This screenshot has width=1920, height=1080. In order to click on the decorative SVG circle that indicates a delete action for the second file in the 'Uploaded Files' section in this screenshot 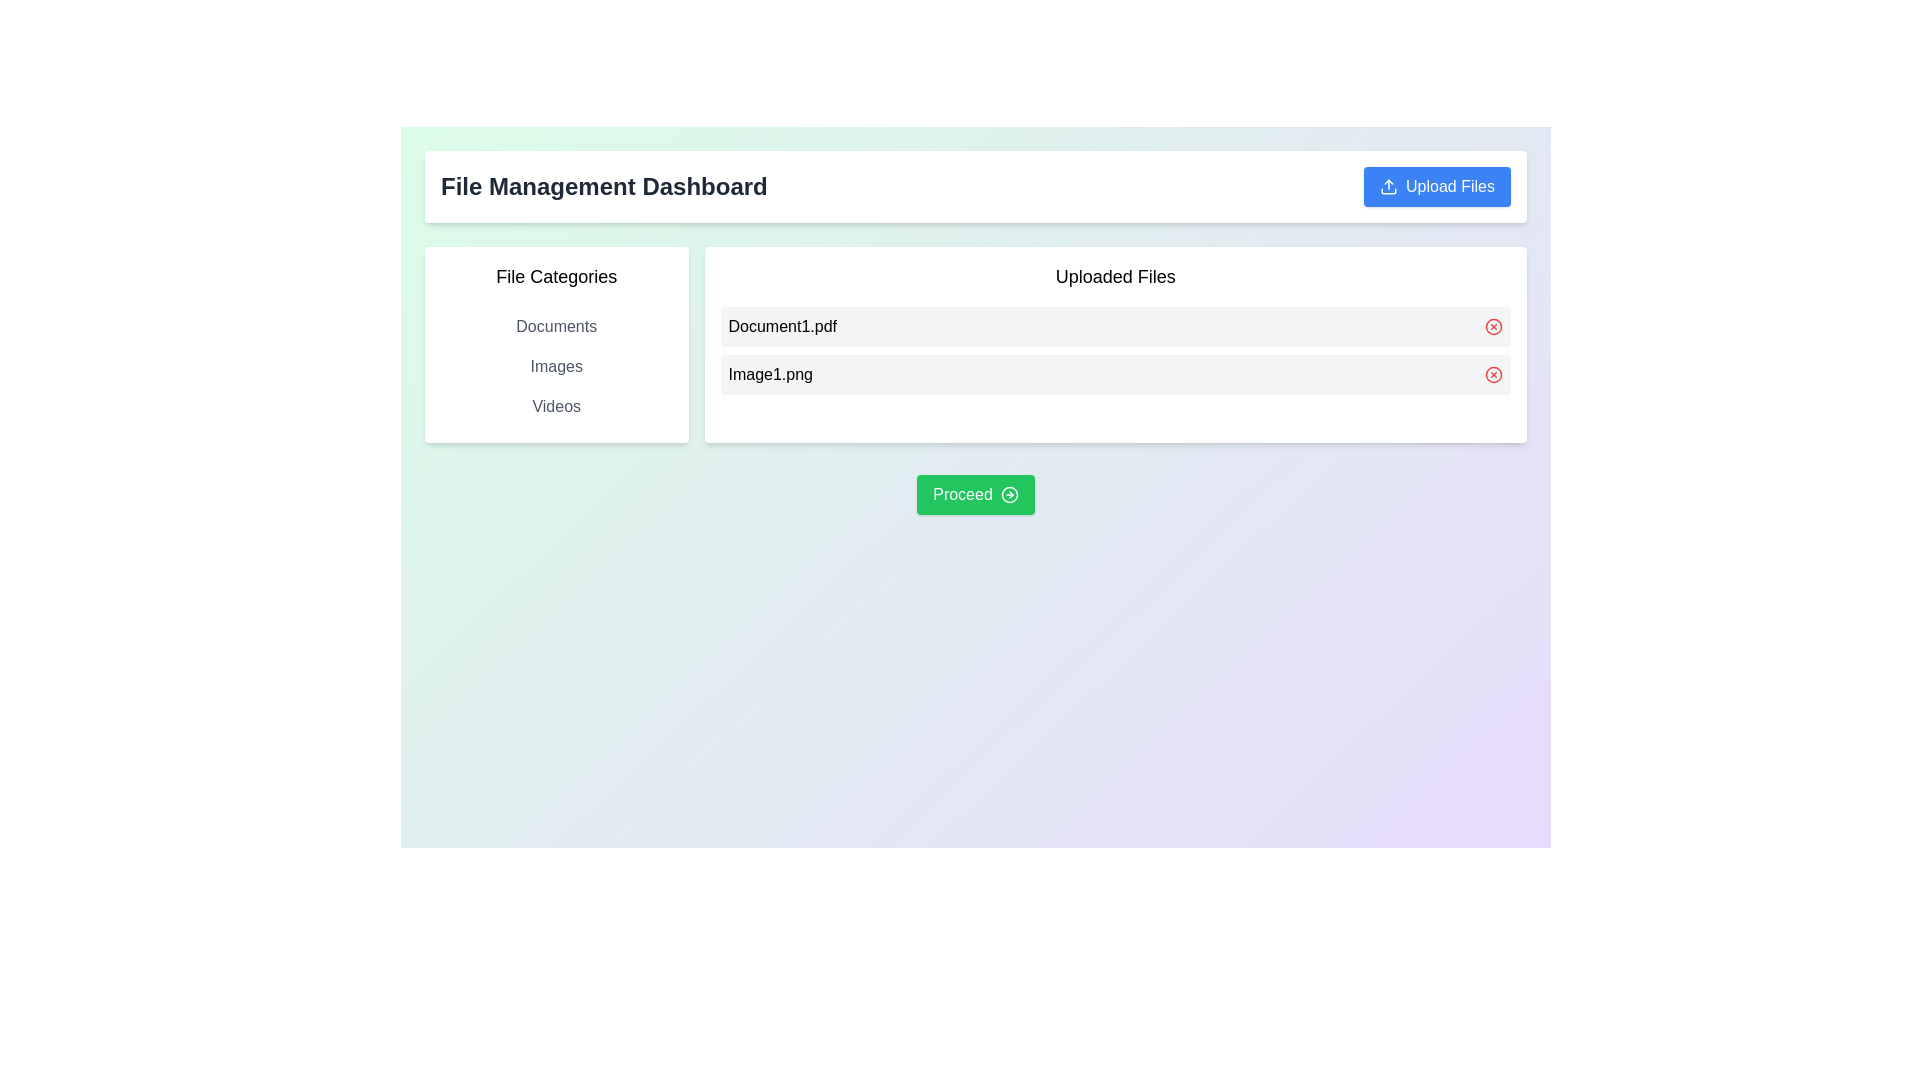, I will do `click(1493, 374)`.